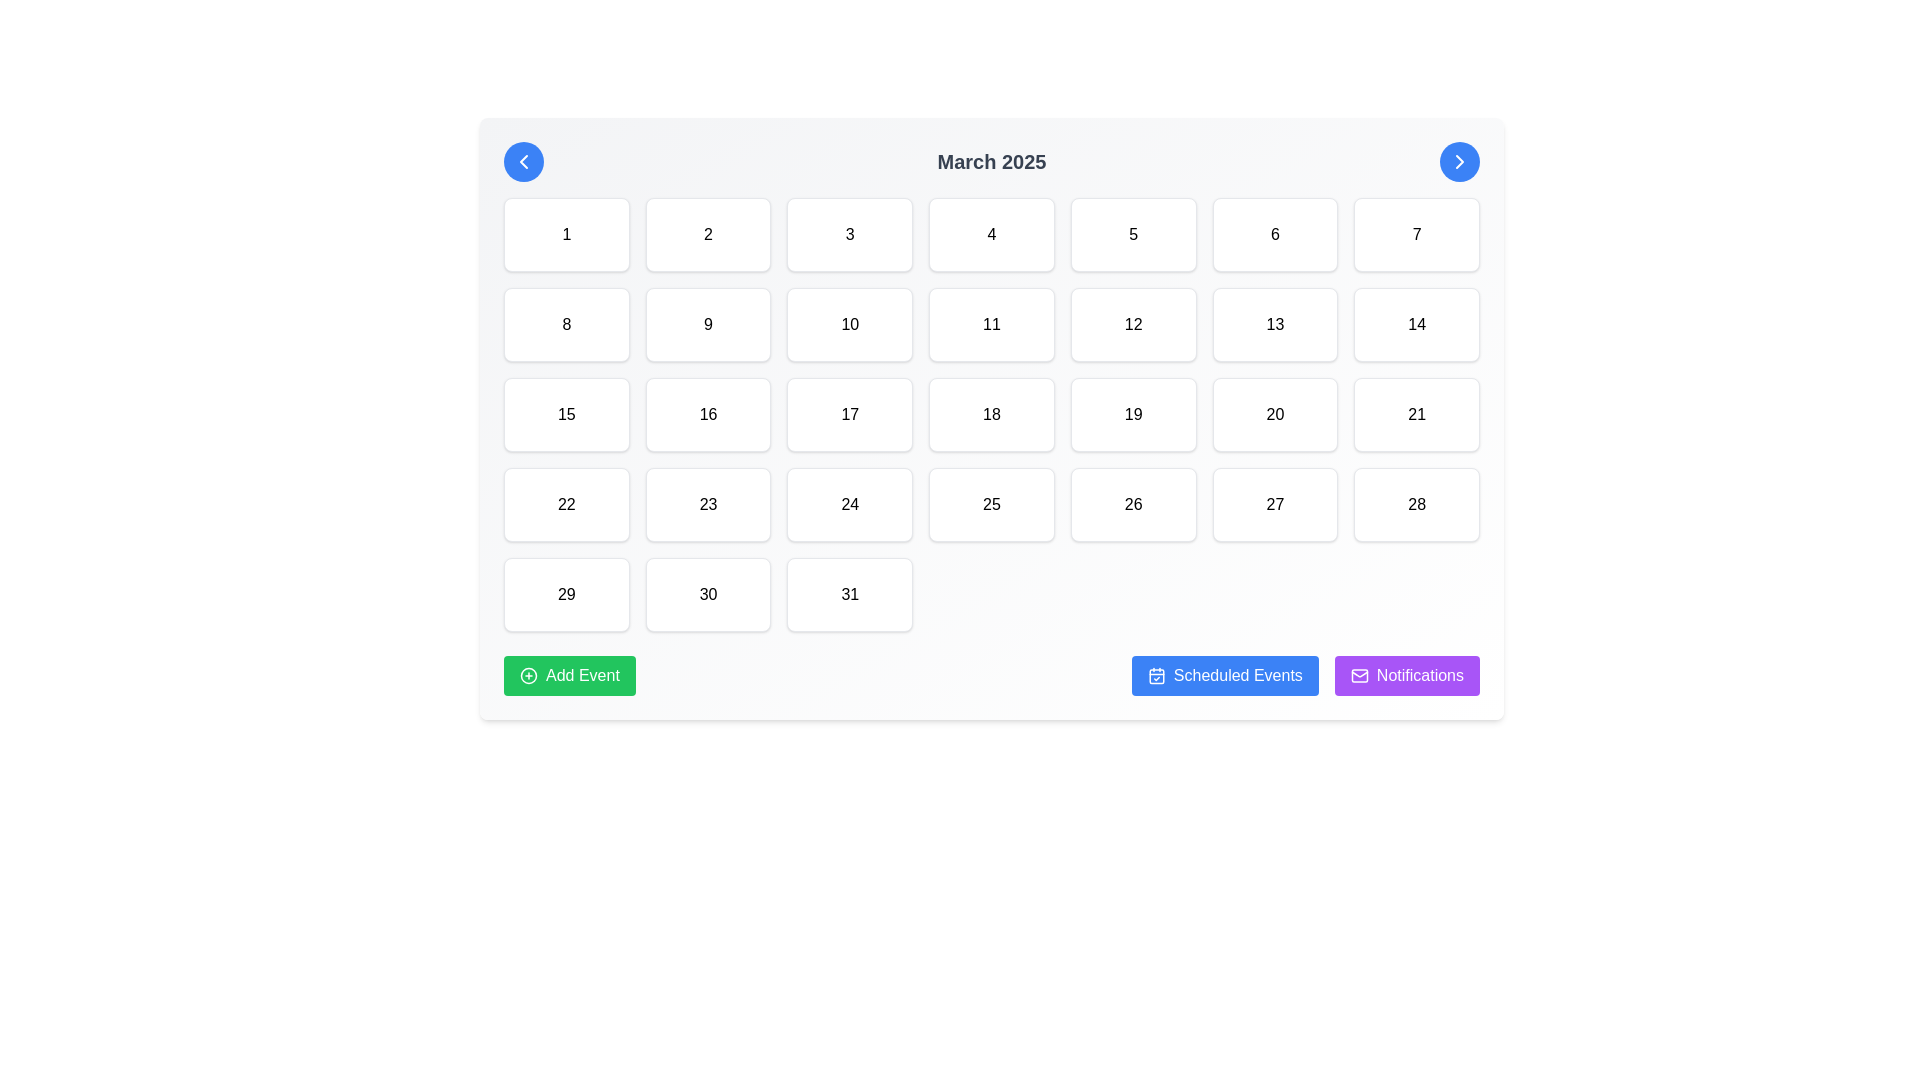  Describe the element at coordinates (992, 323) in the screenshot. I see `the Calendar day cell displaying the number '11' in the March 2025 calendar grid, located in the second row and fourth column` at that location.